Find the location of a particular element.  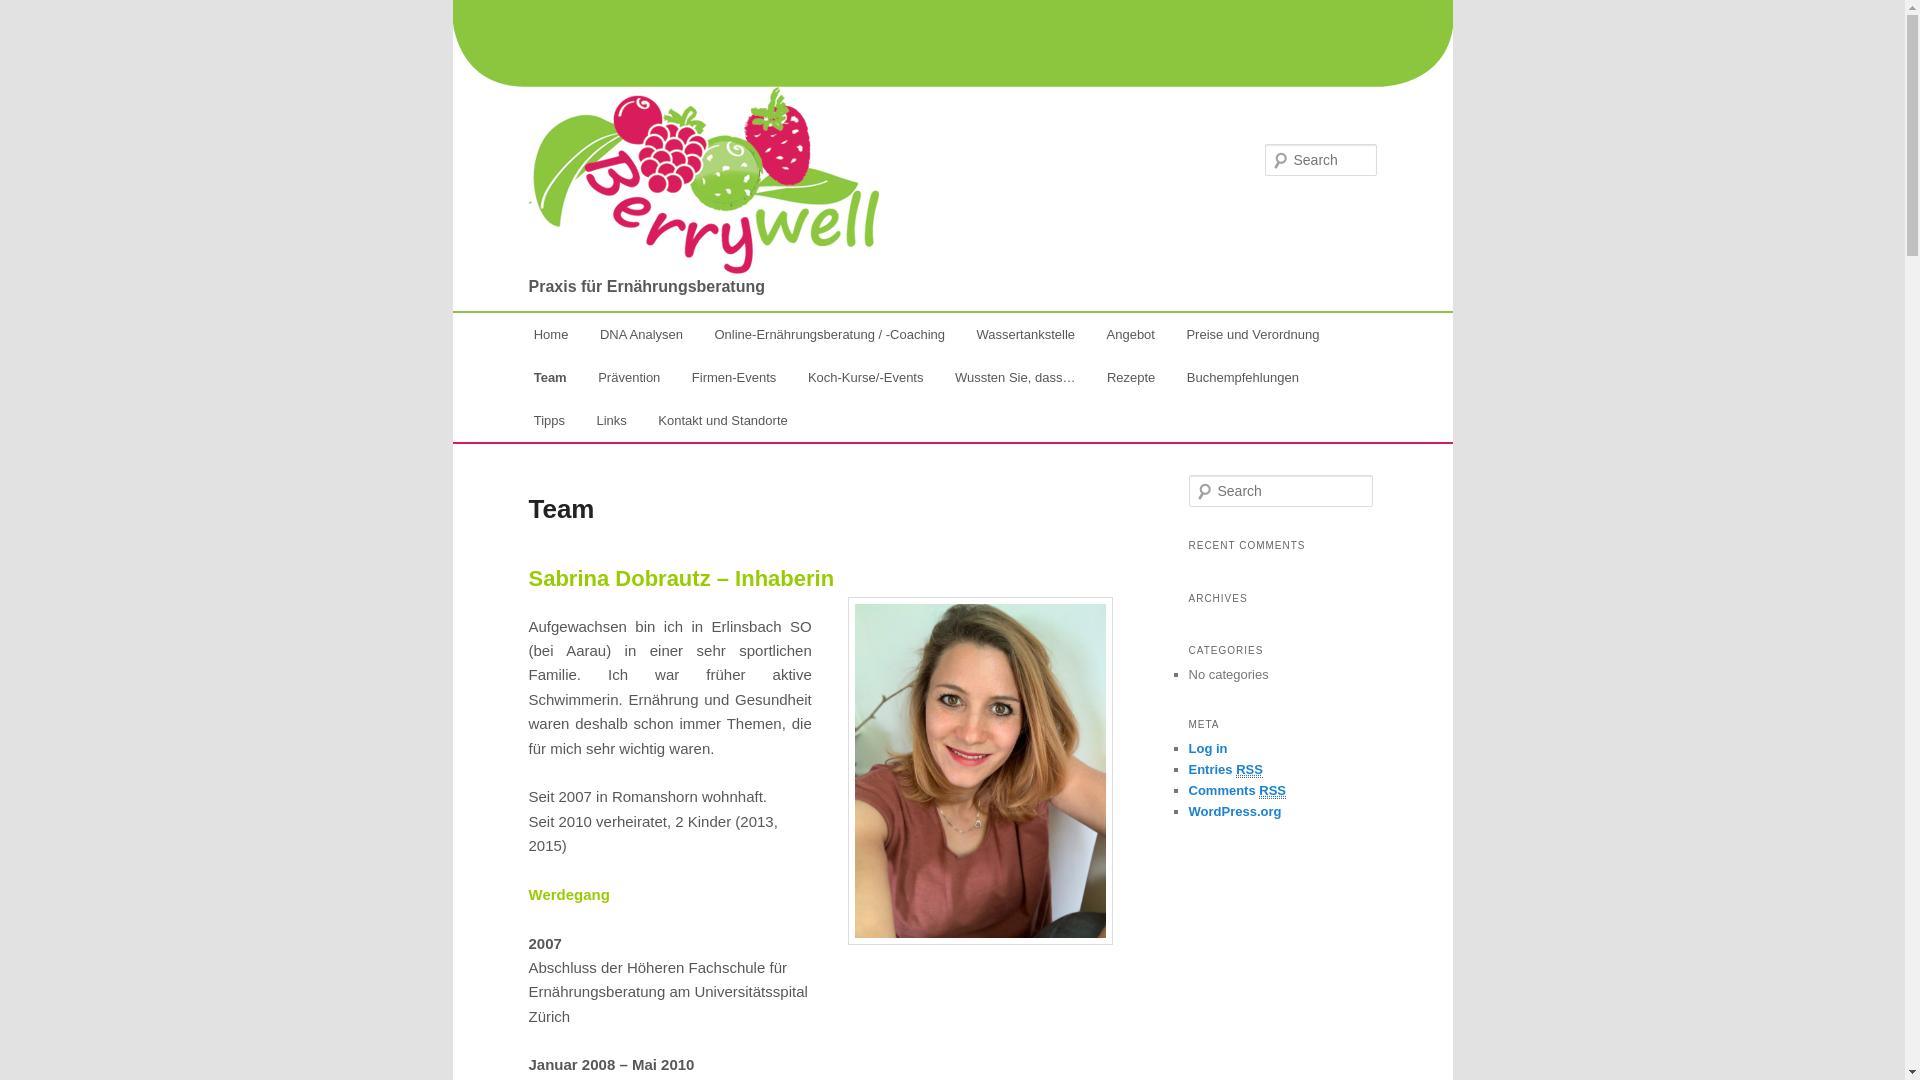

'Search' is located at coordinates (0, 14).